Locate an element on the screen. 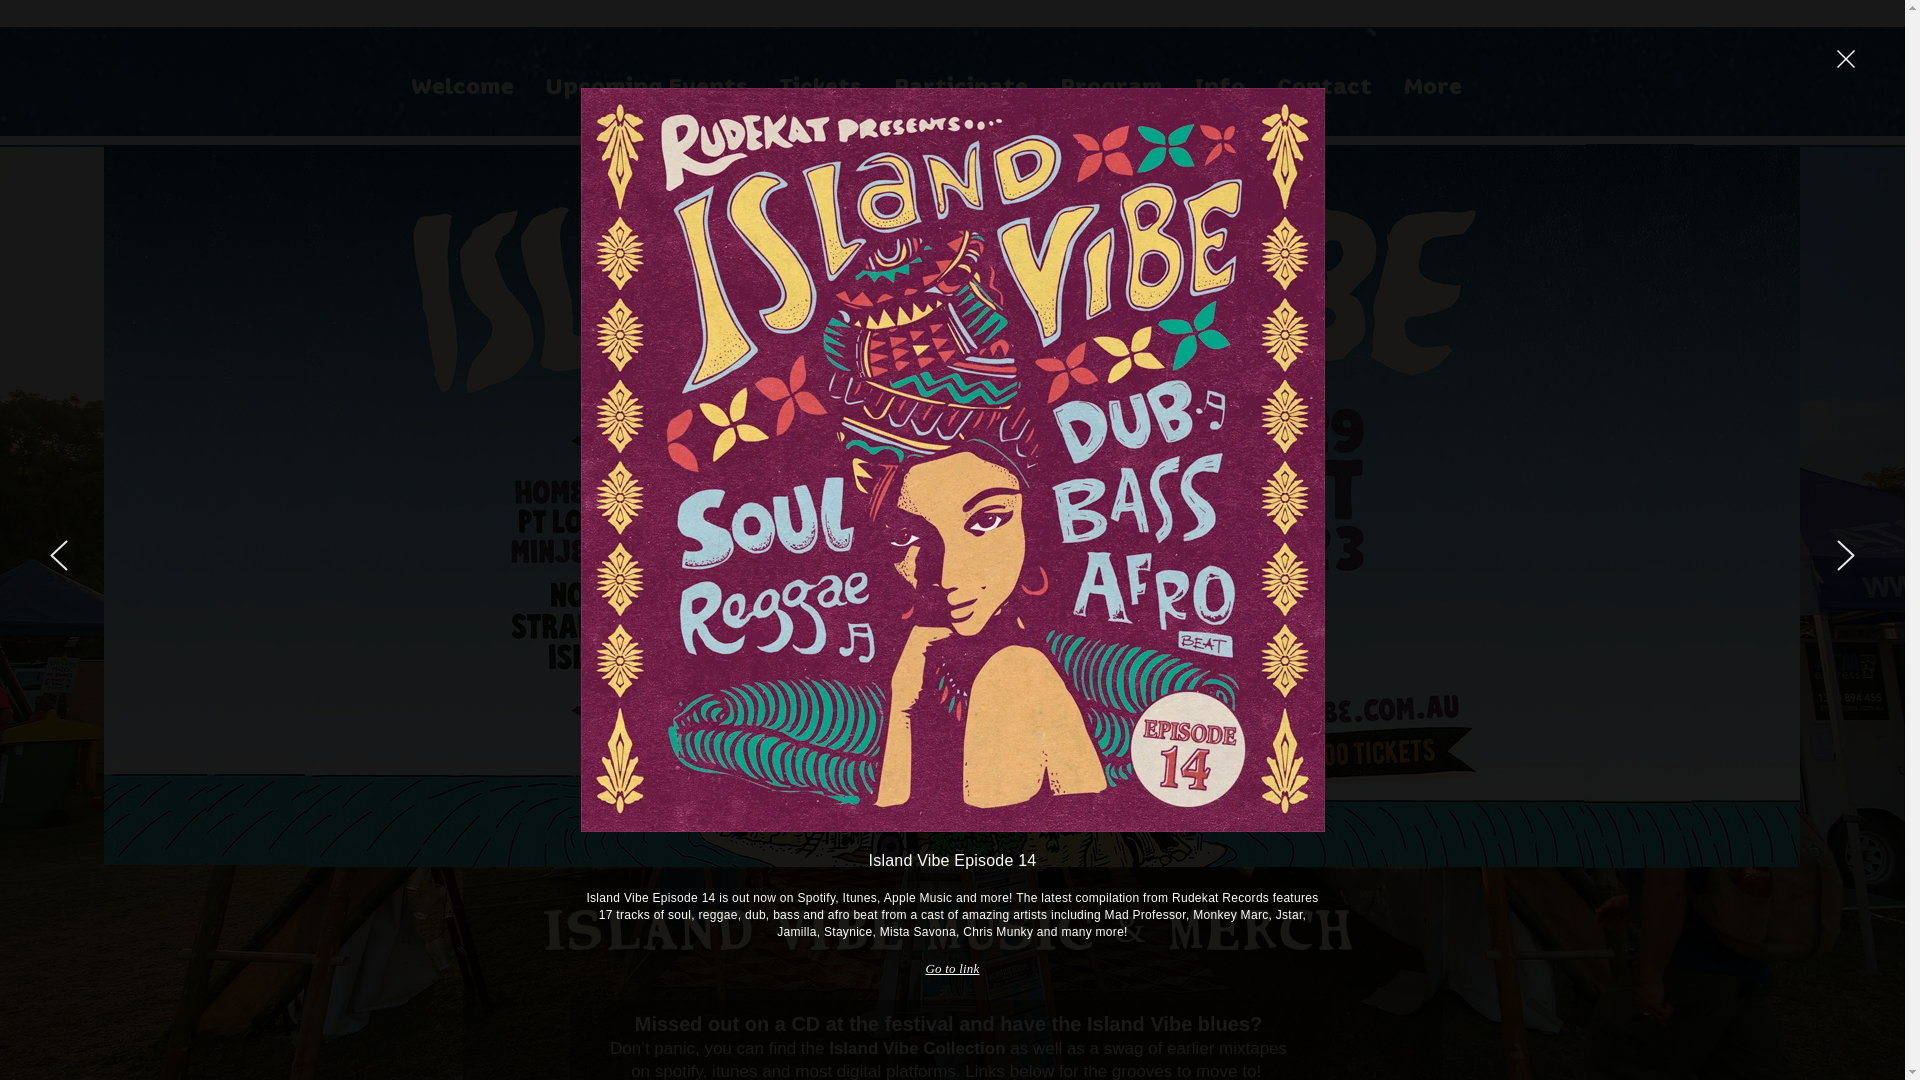 The width and height of the screenshot is (1920, 1080). 'Participate' is located at coordinates (878, 84).